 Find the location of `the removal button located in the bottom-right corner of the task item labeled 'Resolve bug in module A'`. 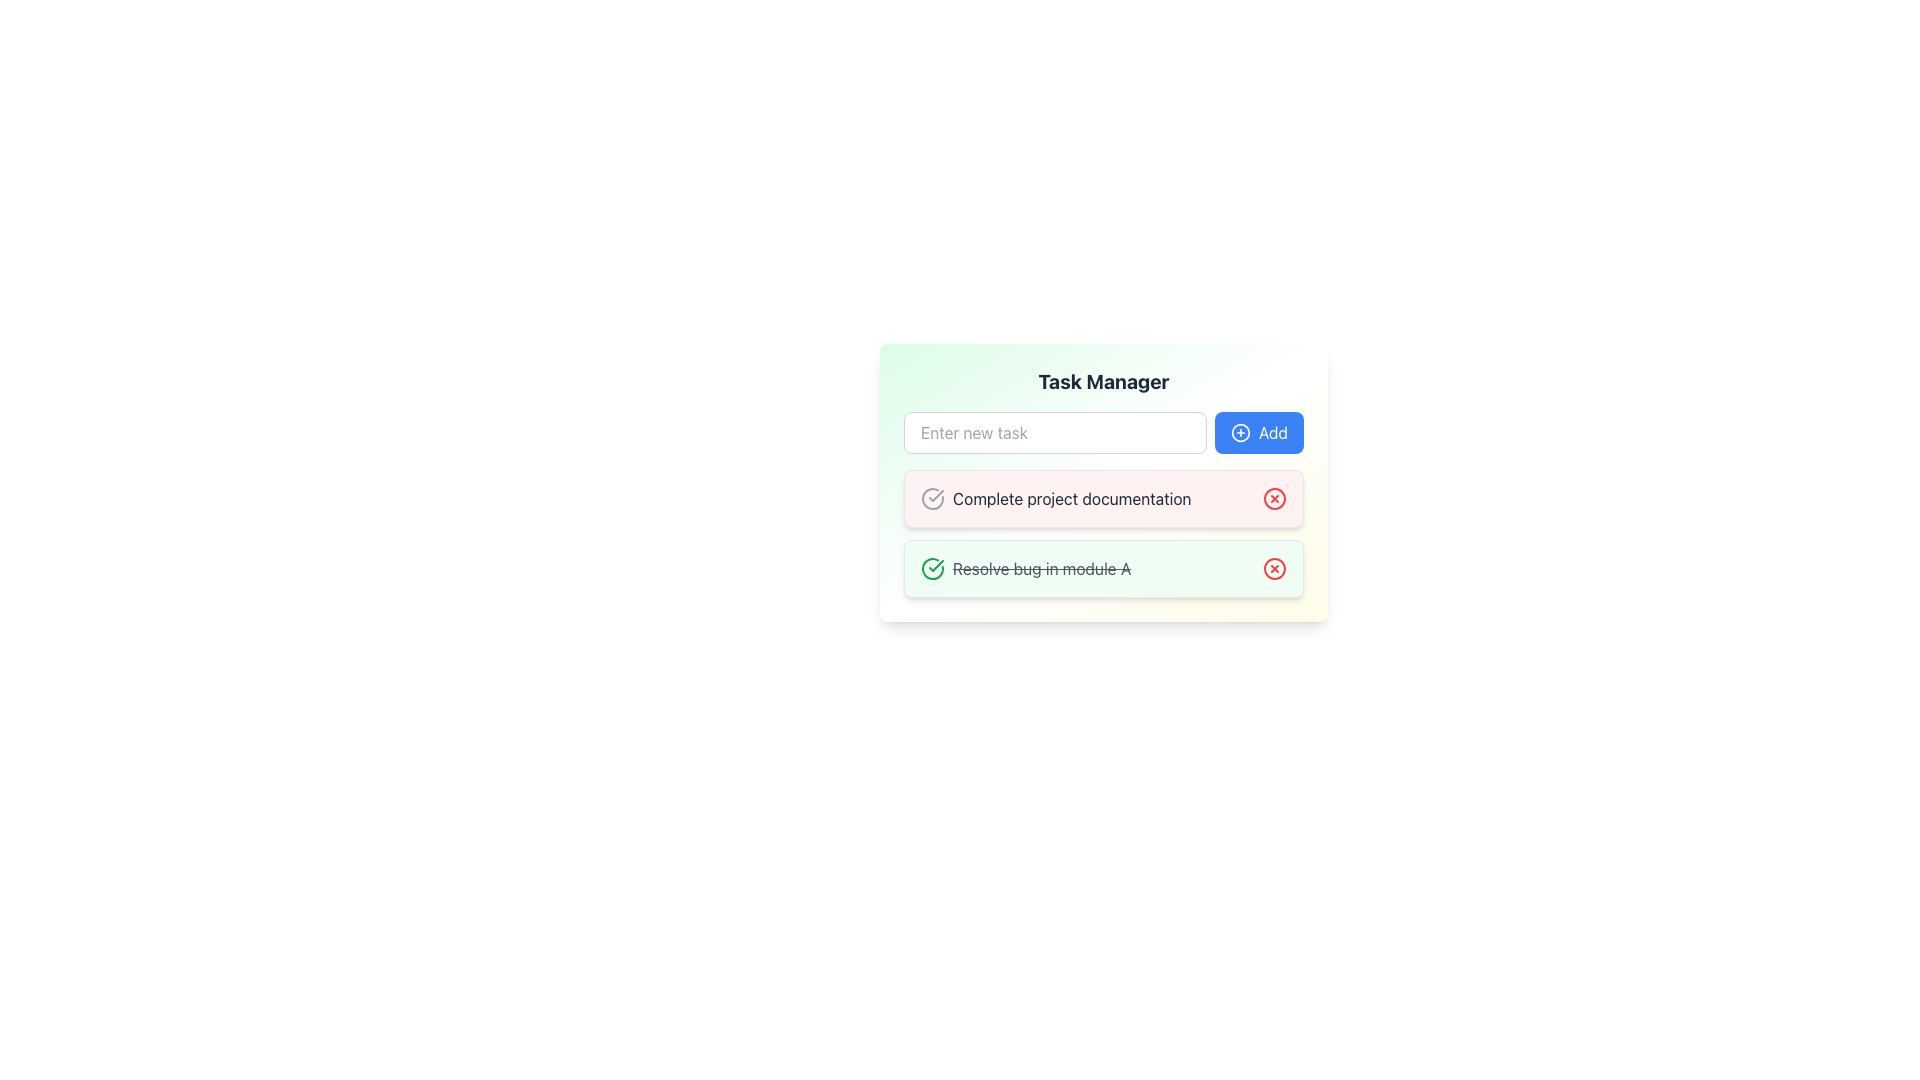

the removal button located in the bottom-right corner of the task item labeled 'Resolve bug in module A' is located at coordinates (1274, 569).